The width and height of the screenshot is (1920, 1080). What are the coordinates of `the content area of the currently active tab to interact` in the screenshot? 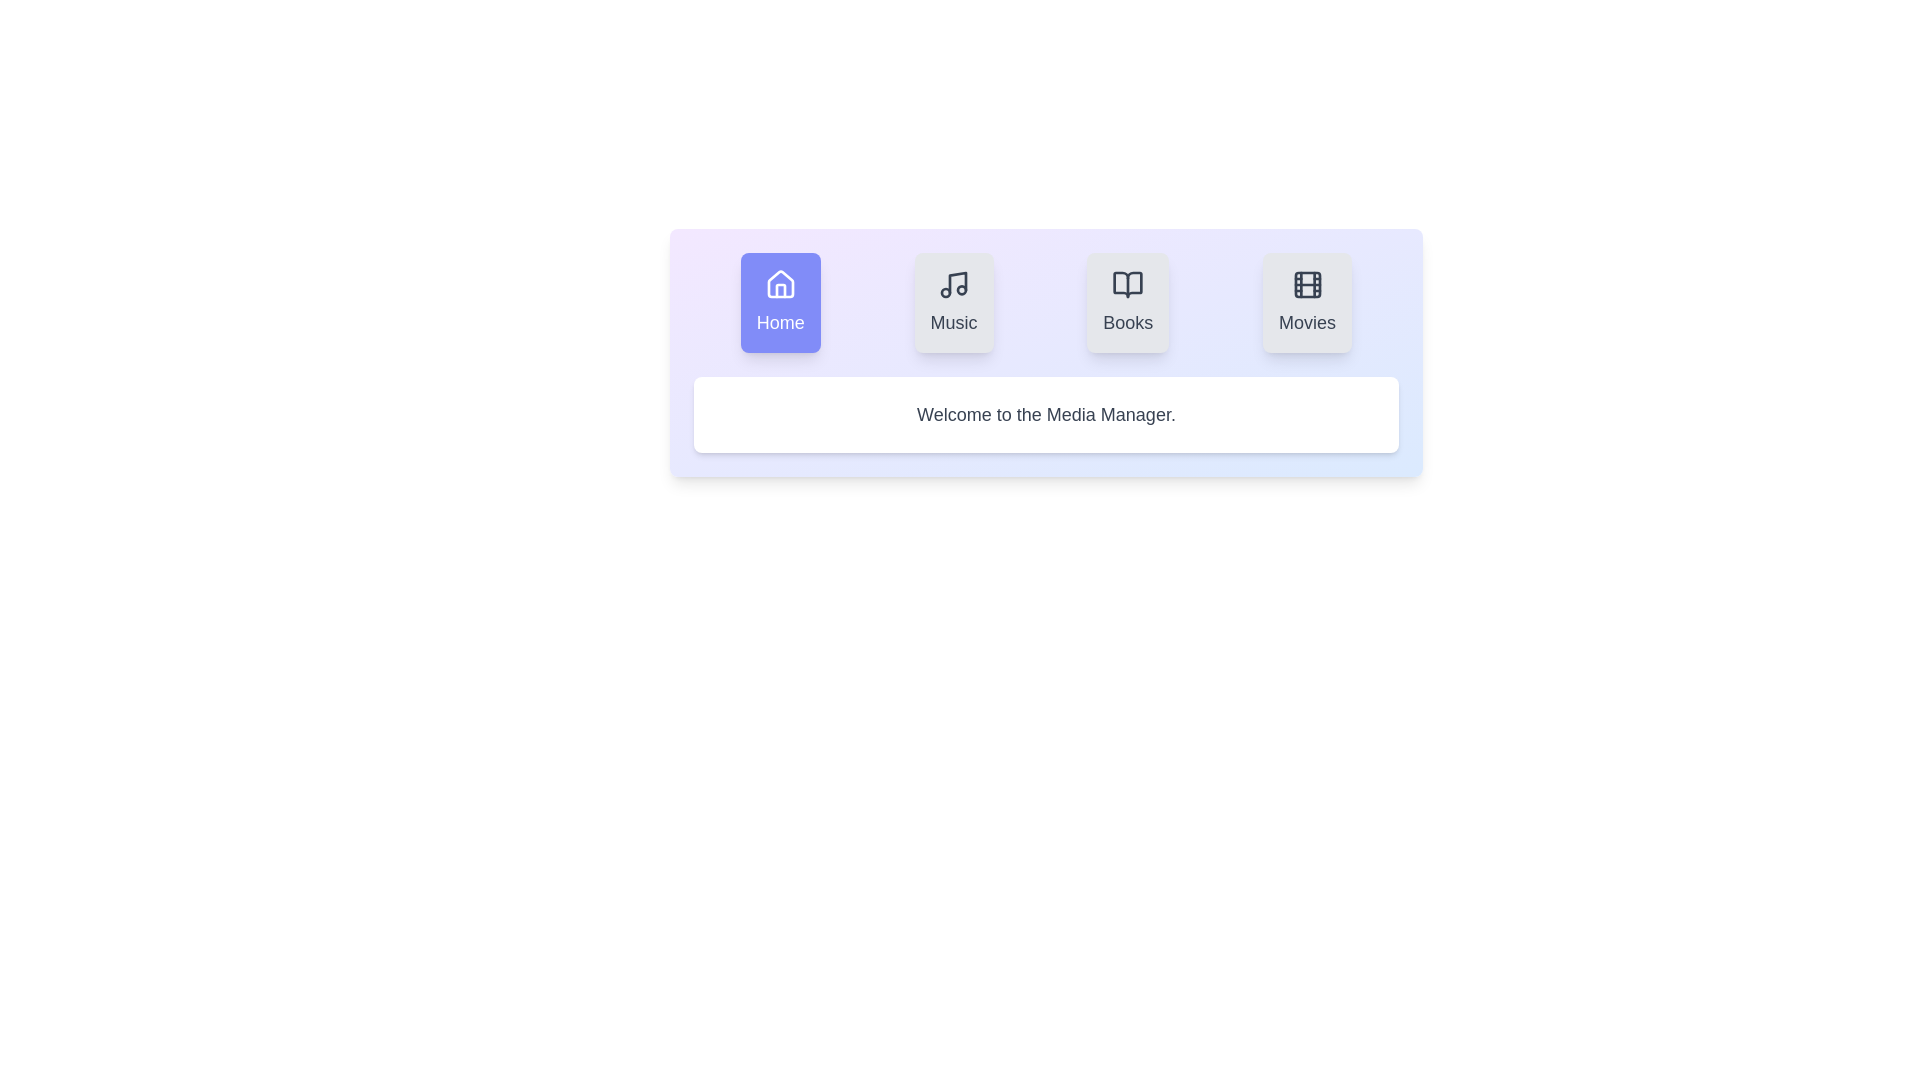 It's located at (1045, 414).